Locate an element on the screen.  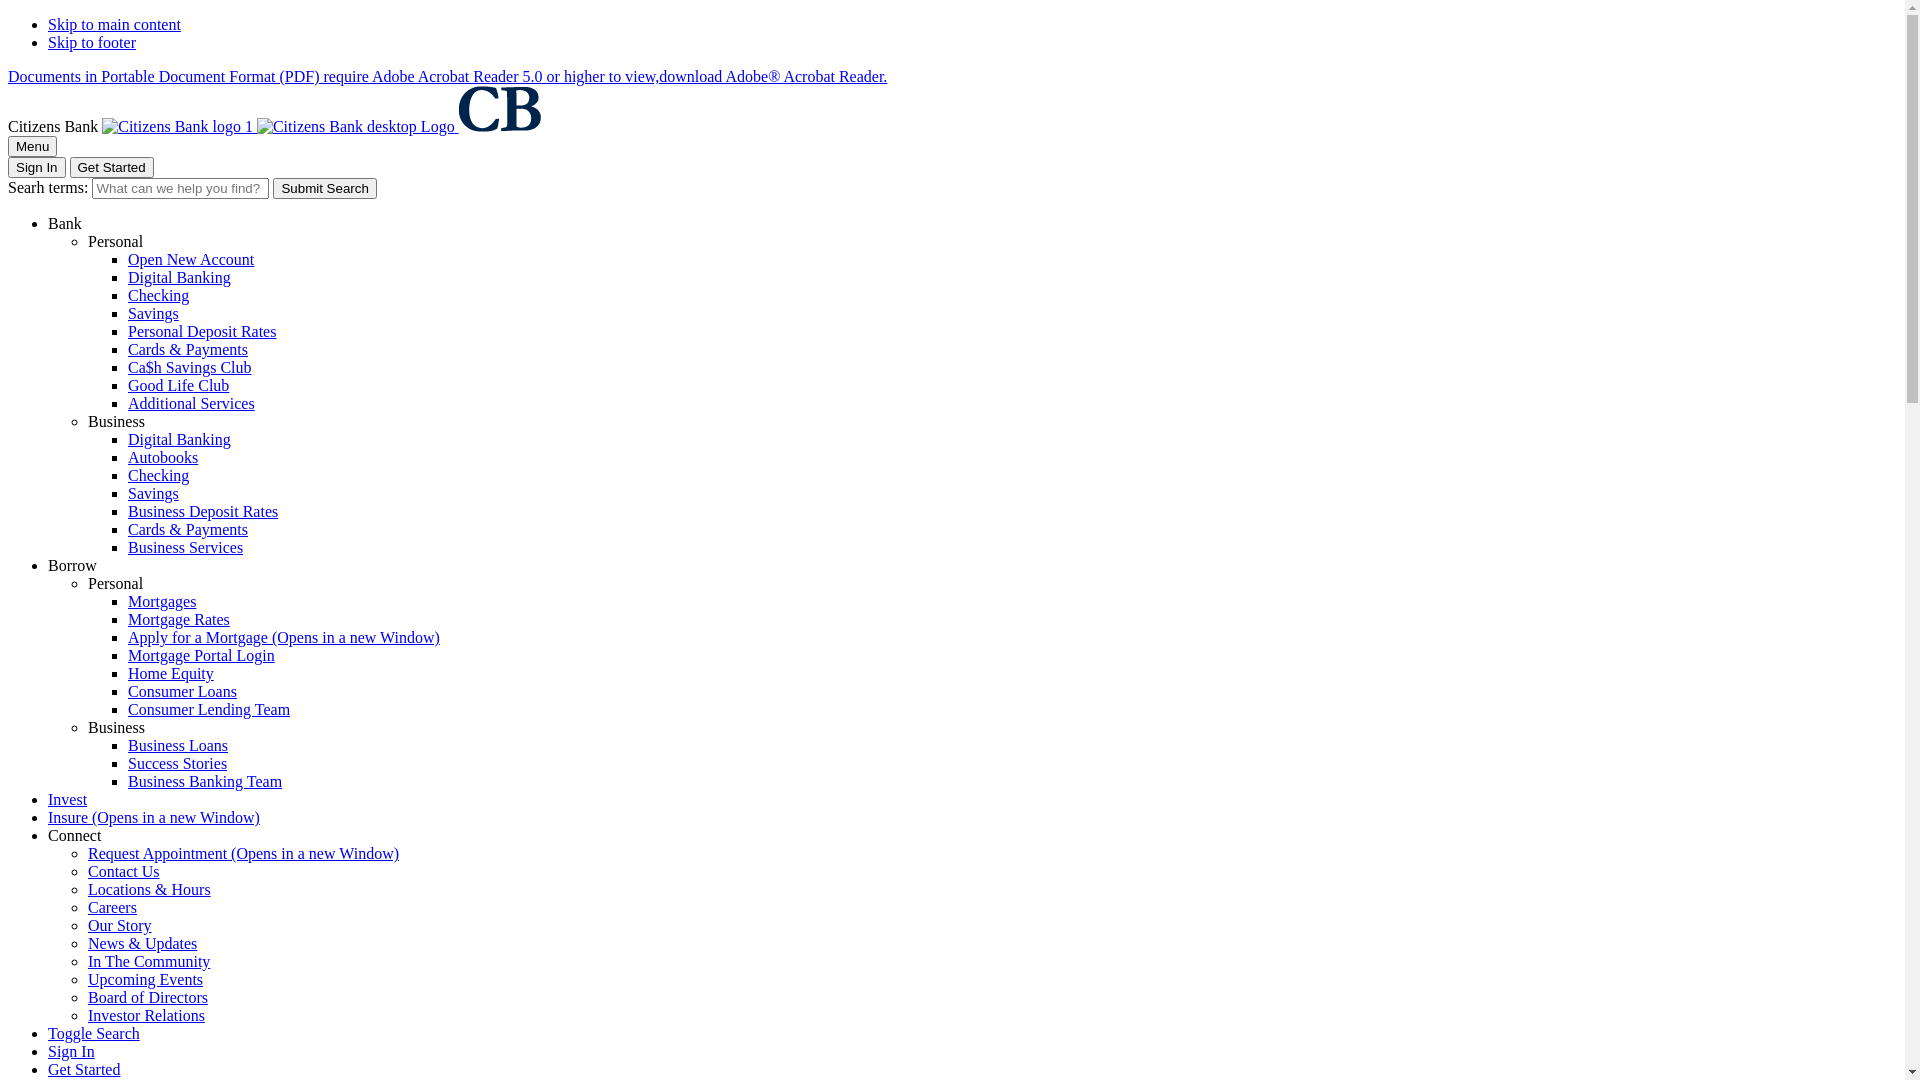
'Cards & Payments' is located at coordinates (127, 348).